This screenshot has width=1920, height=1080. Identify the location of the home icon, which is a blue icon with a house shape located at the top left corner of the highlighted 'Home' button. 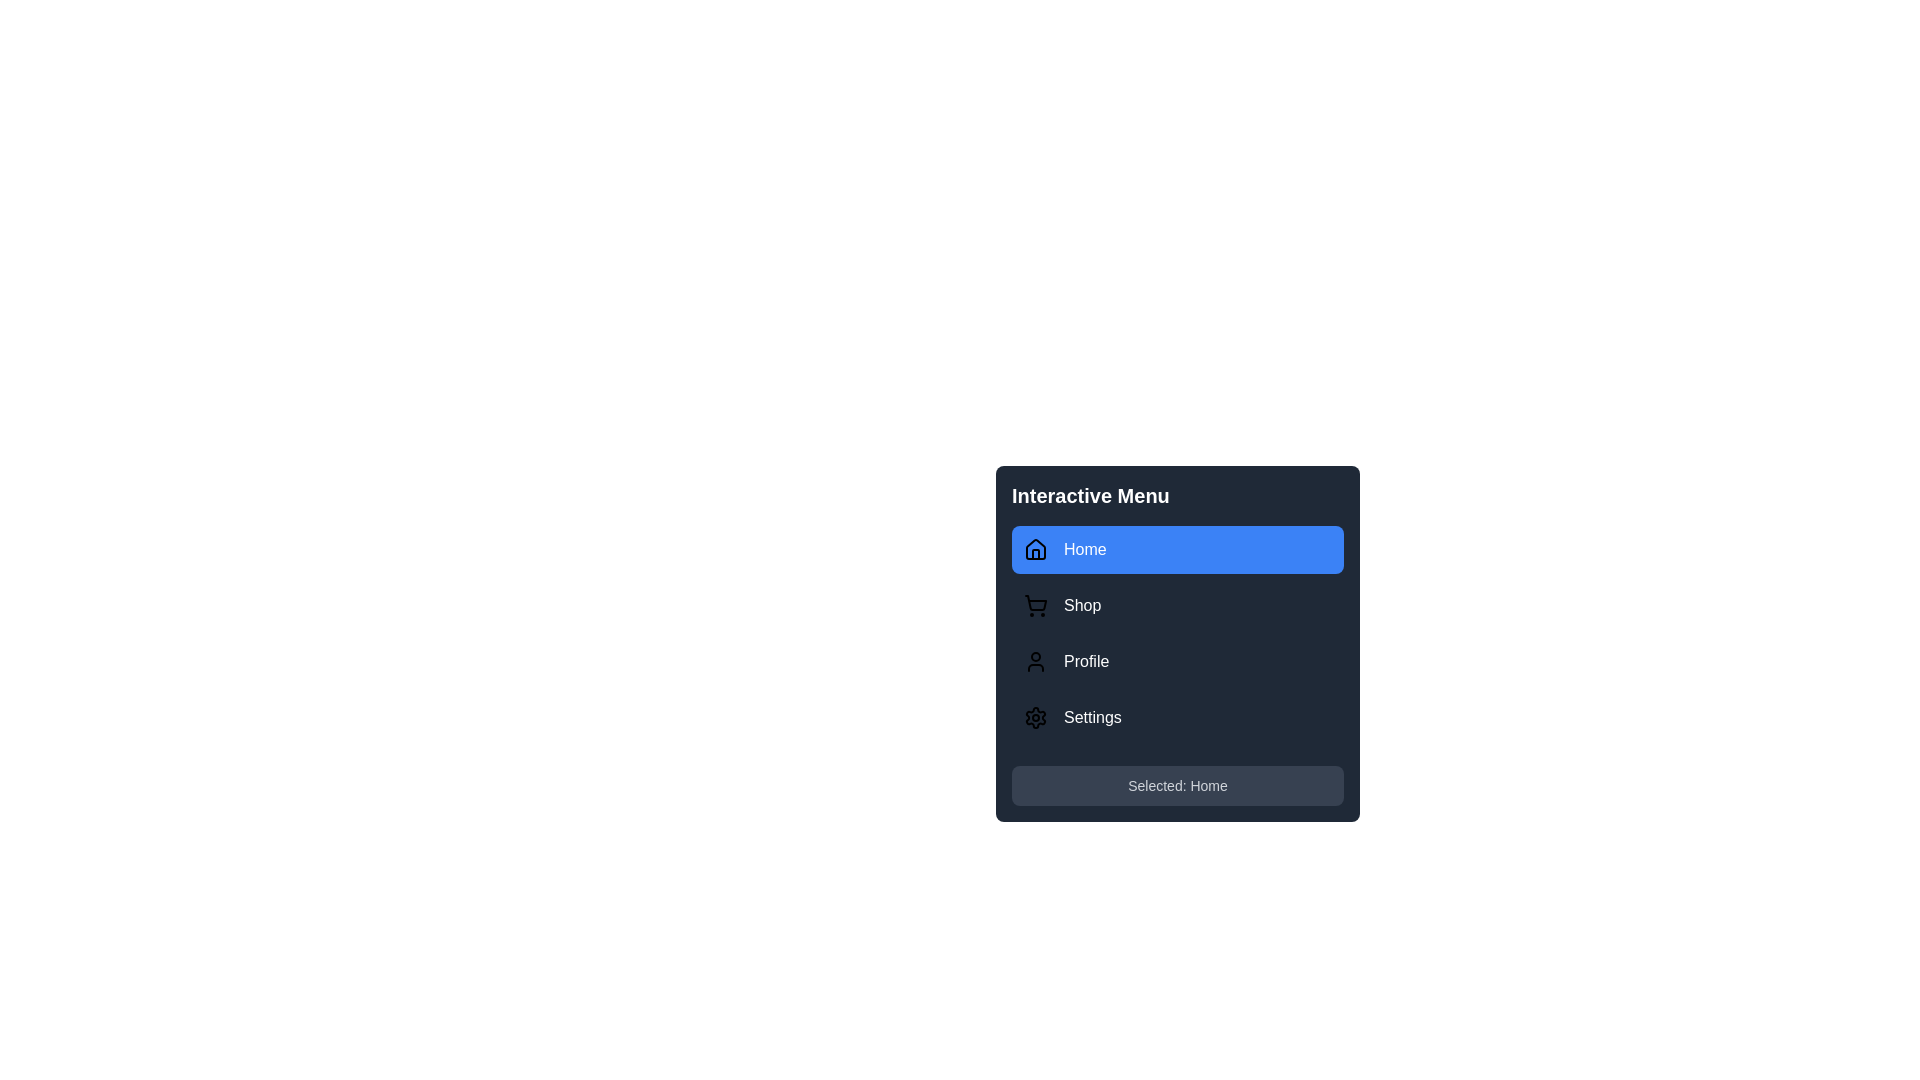
(1036, 550).